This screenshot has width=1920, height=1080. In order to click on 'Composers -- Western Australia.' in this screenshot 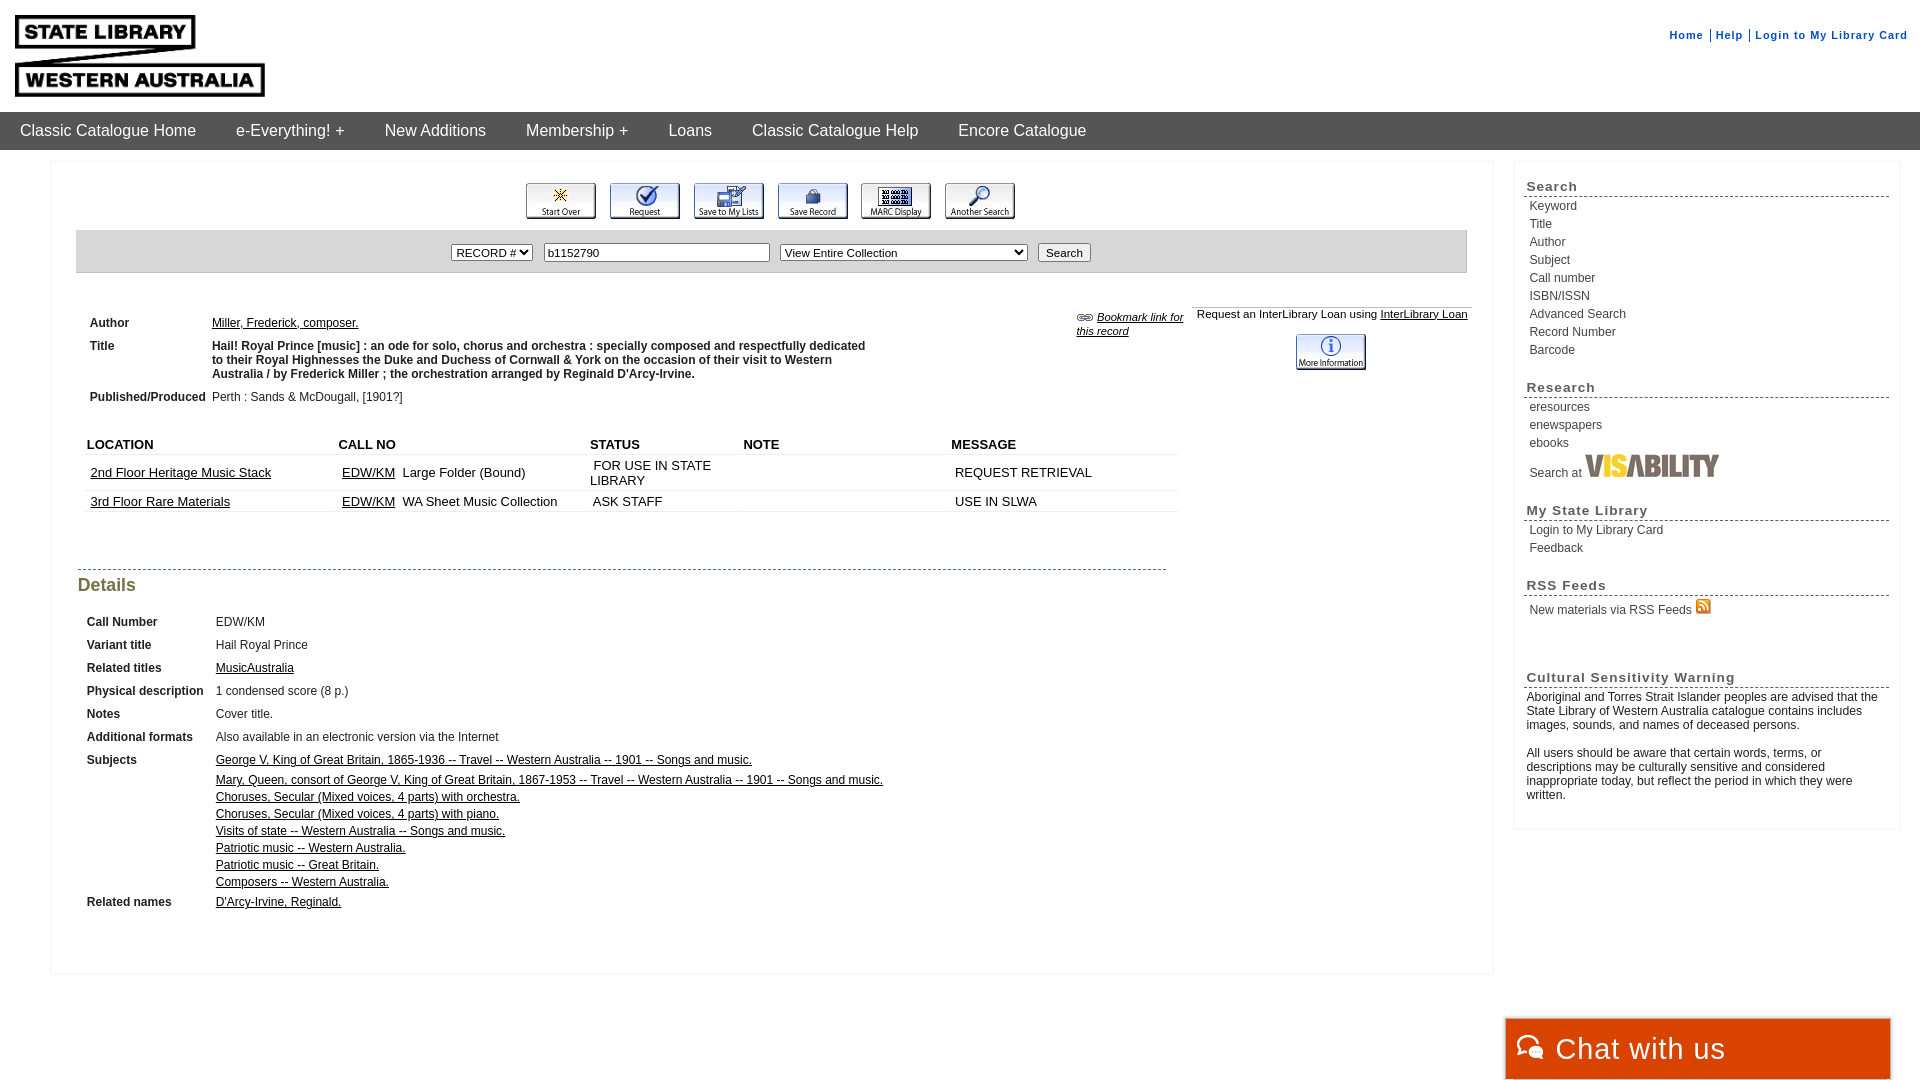, I will do `click(301, 881)`.